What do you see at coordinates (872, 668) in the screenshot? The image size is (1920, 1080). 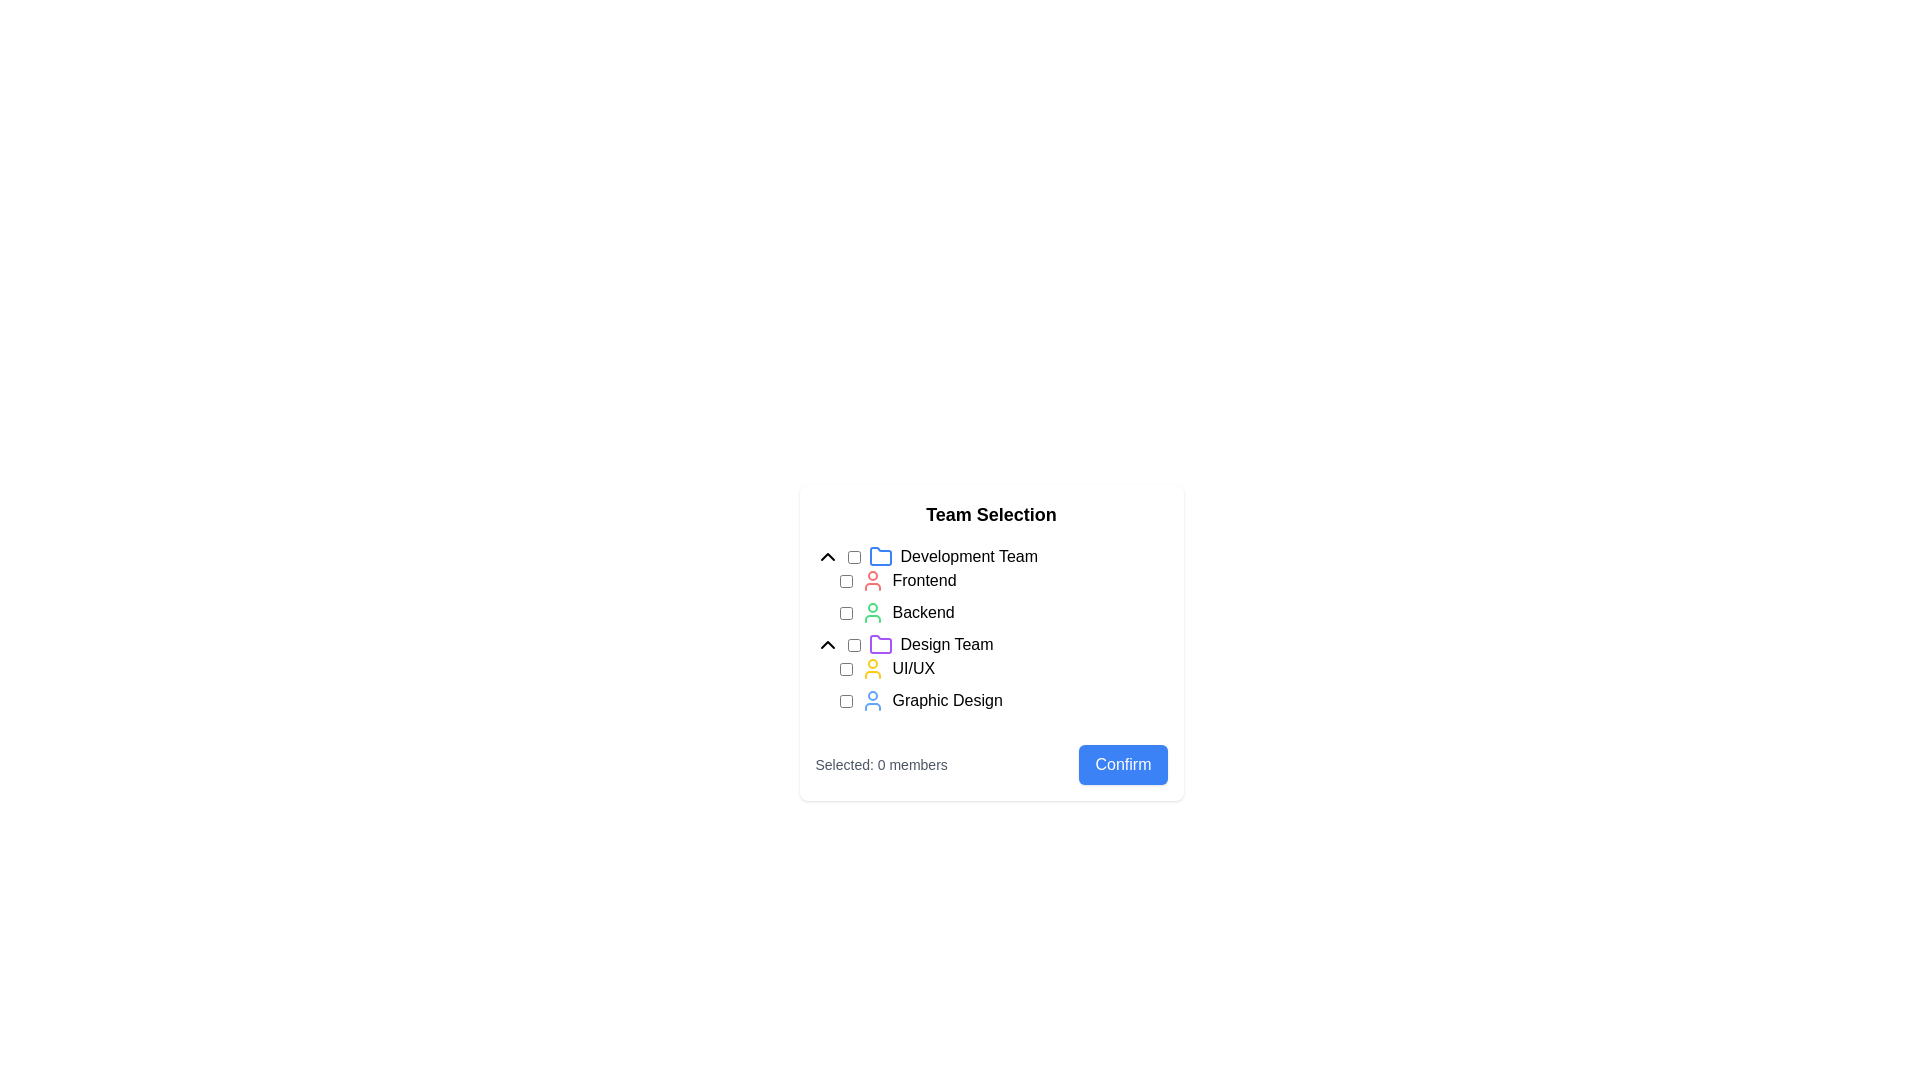 I see `the user icon, which is represented as a yellow silhouette with a circular head and semi-oval body, located in the 'Design Team' section, to the right of a checkbox and left of the text 'UI/UX'` at bounding box center [872, 668].